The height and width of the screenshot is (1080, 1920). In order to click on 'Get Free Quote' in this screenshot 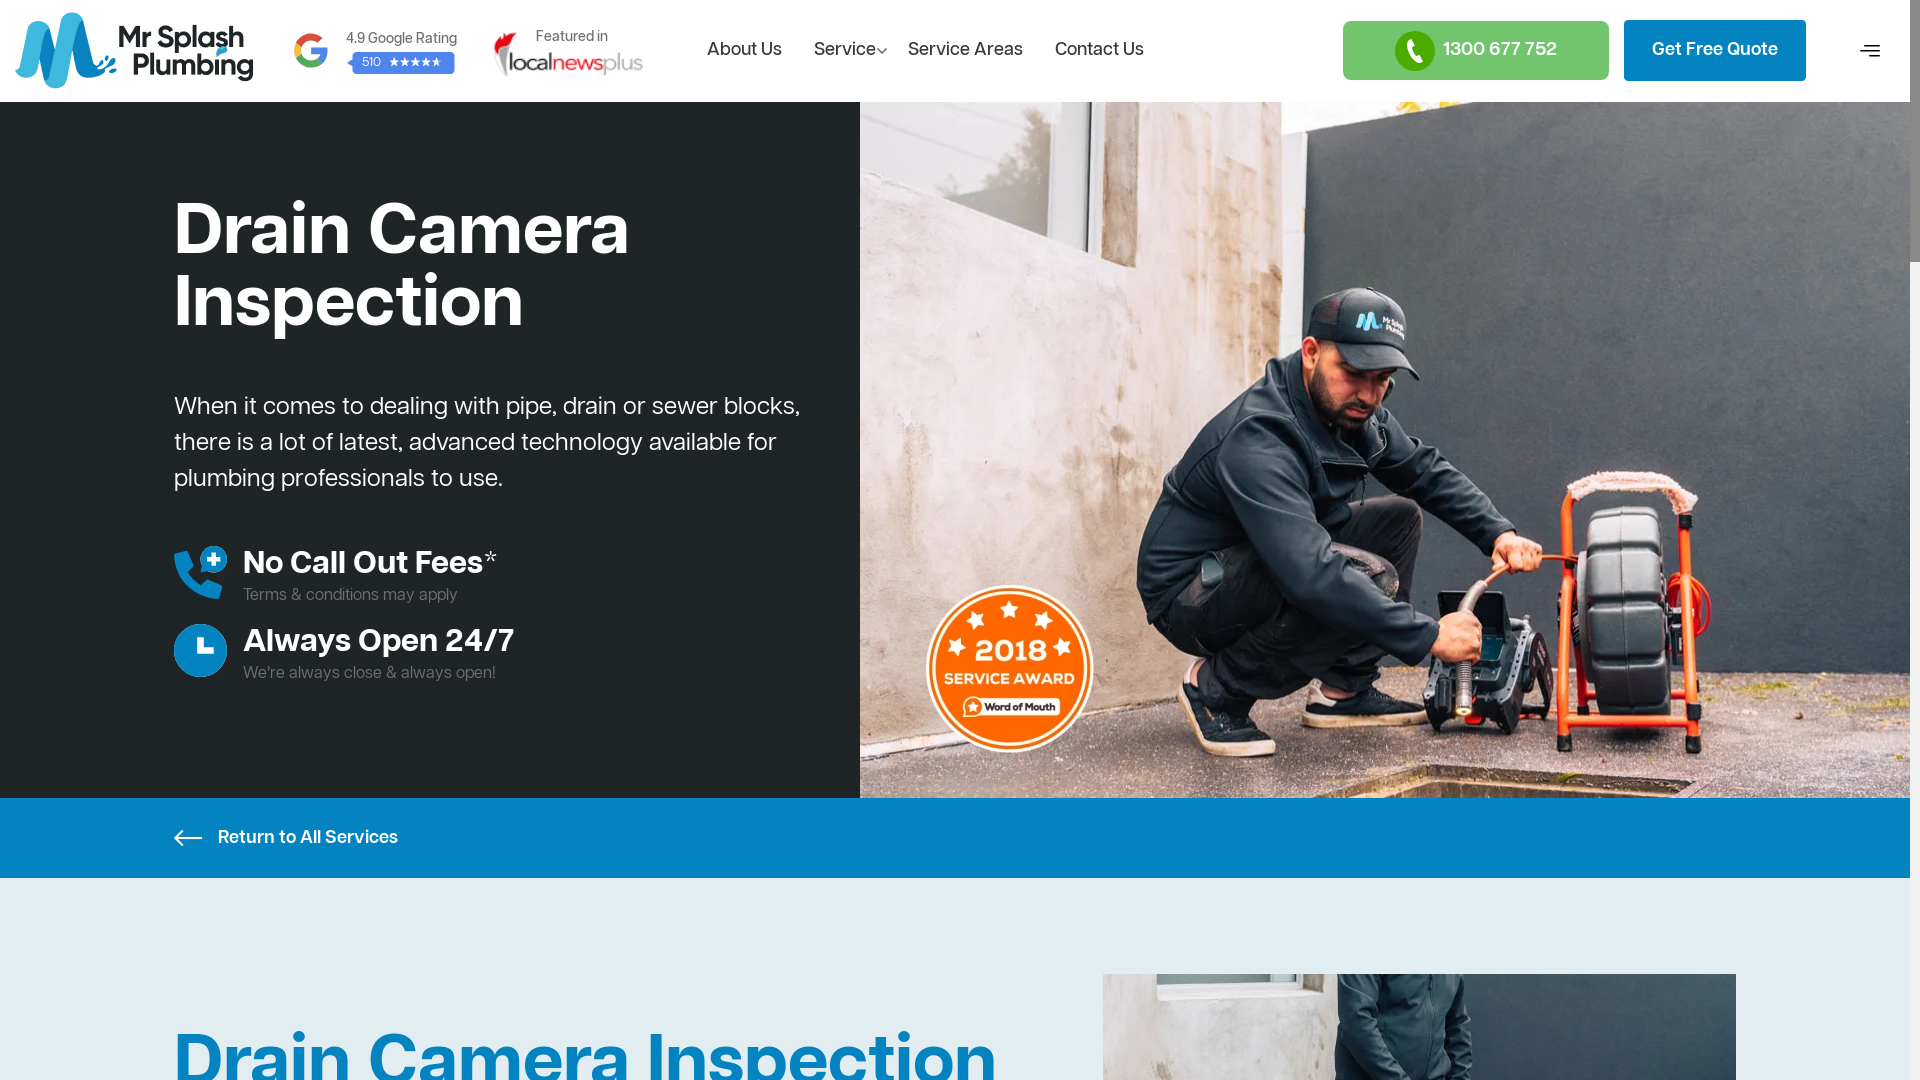, I will do `click(1713, 49)`.